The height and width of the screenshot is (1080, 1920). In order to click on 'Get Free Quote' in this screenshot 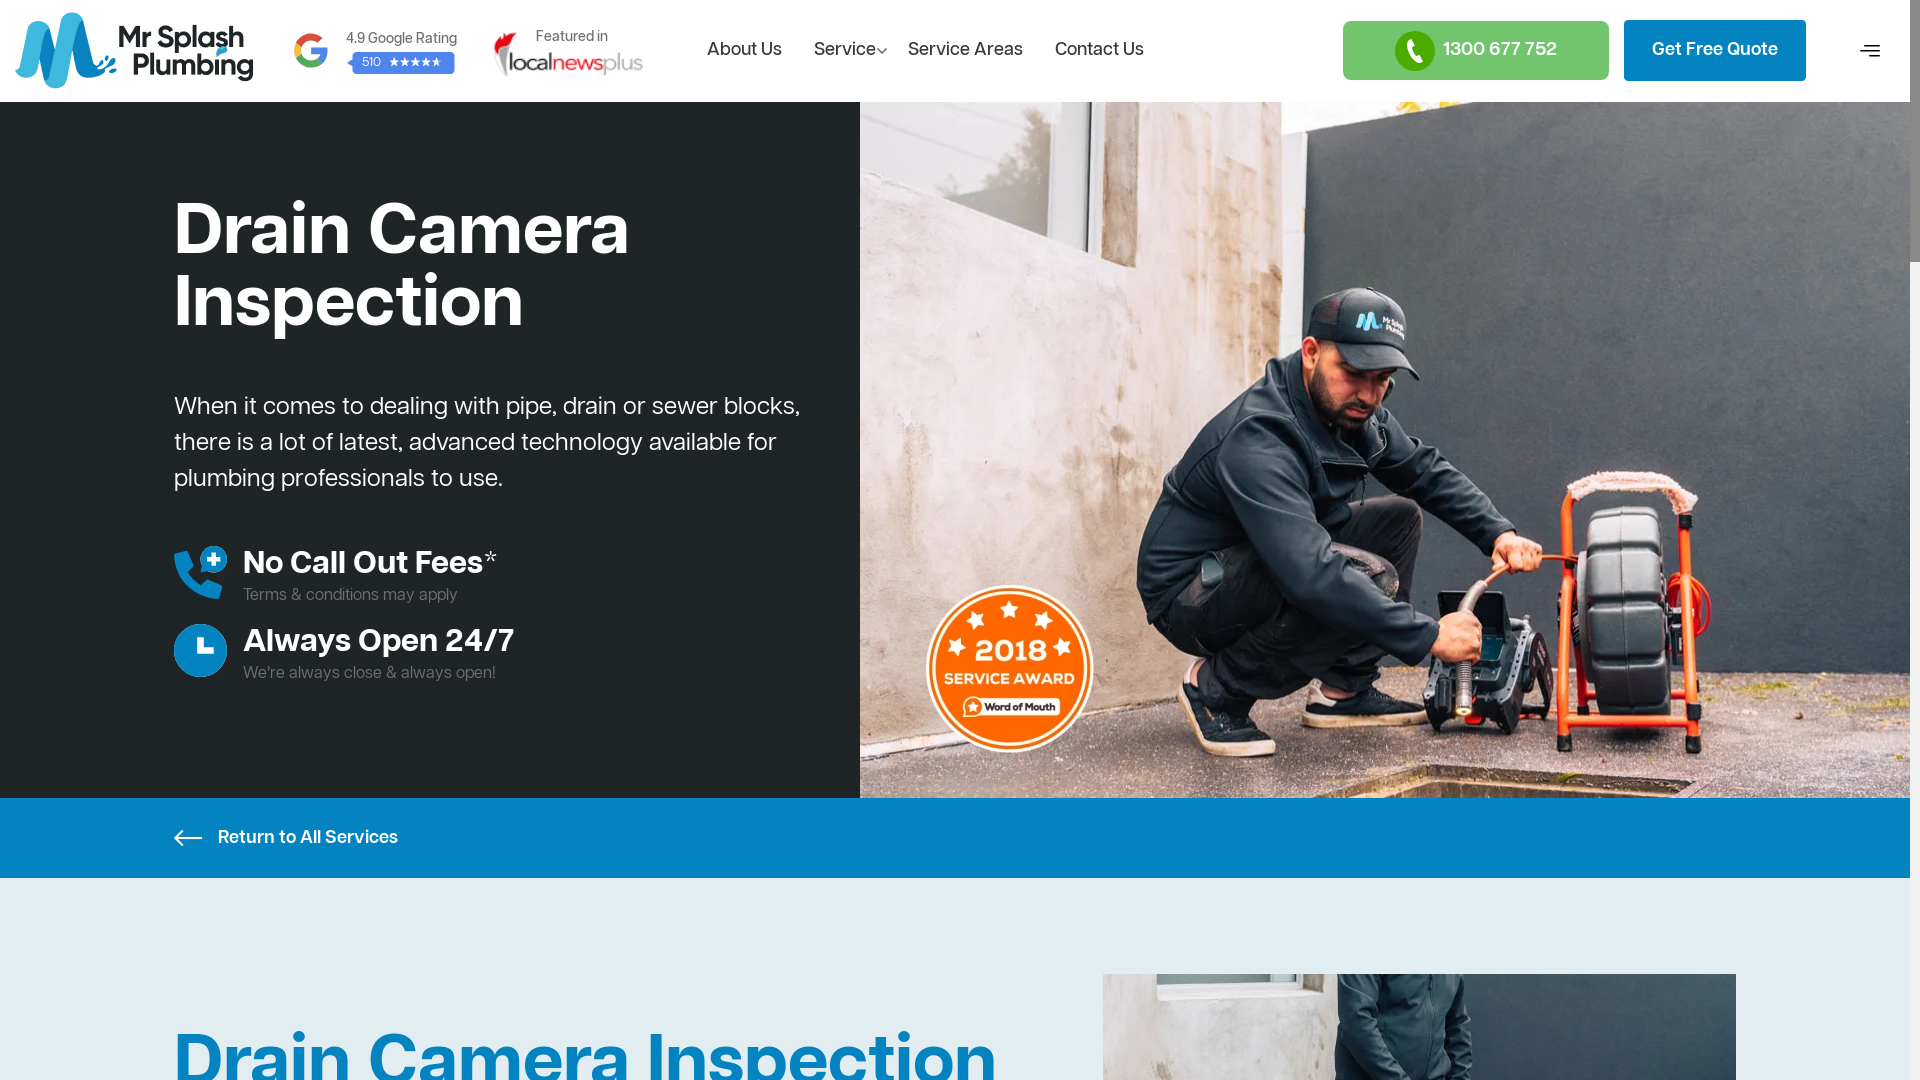, I will do `click(1713, 49)`.